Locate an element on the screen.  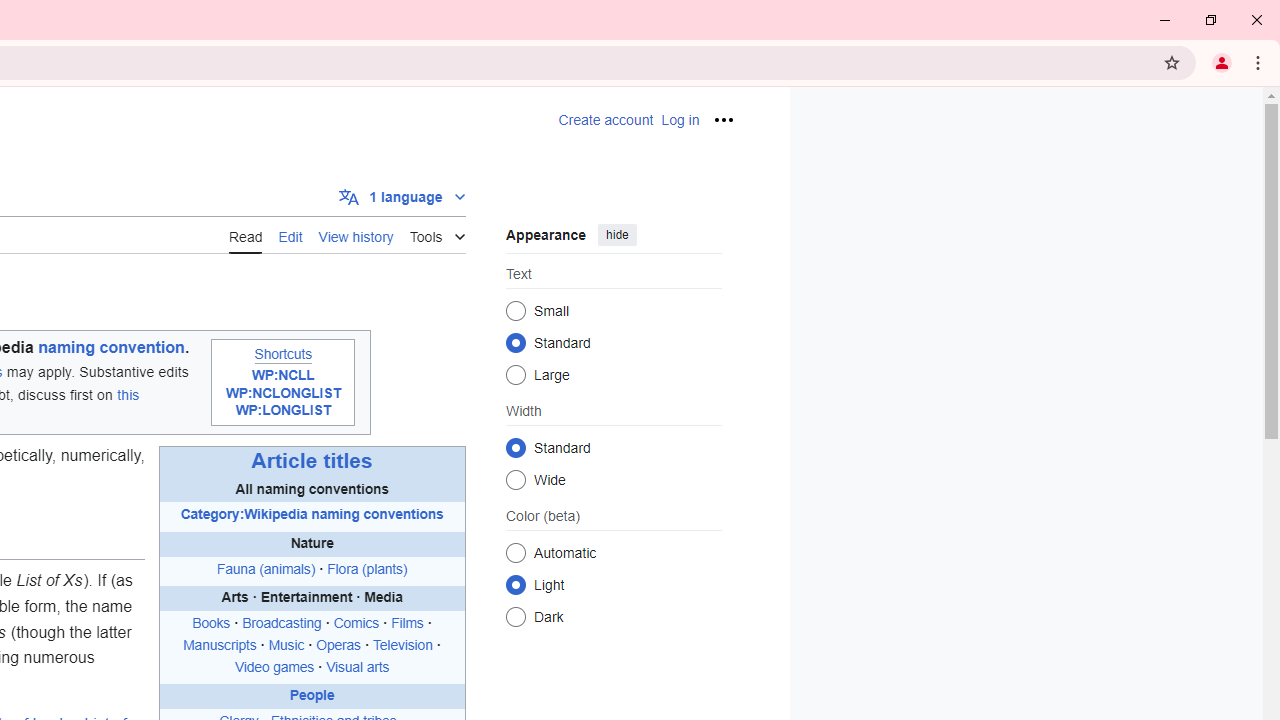
'Log in' is located at coordinates (680, 120).